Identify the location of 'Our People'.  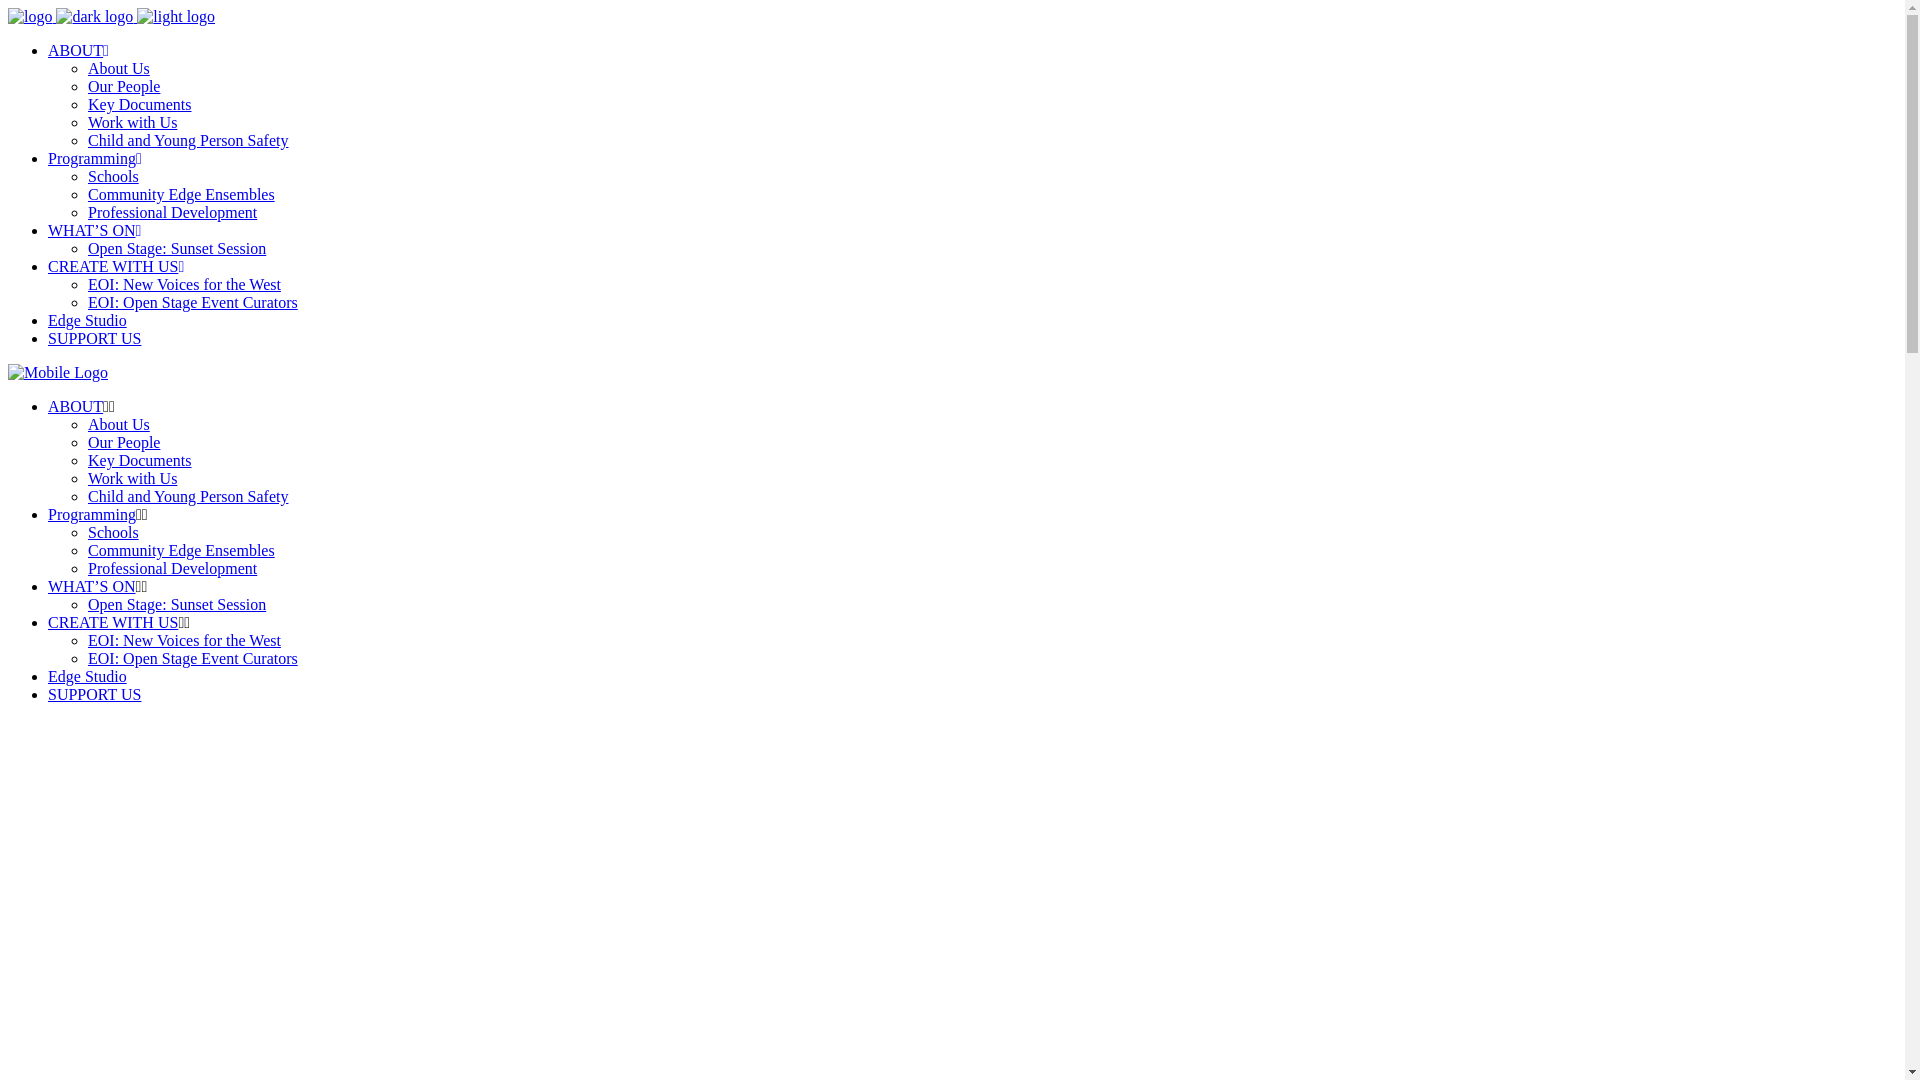
(123, 441).